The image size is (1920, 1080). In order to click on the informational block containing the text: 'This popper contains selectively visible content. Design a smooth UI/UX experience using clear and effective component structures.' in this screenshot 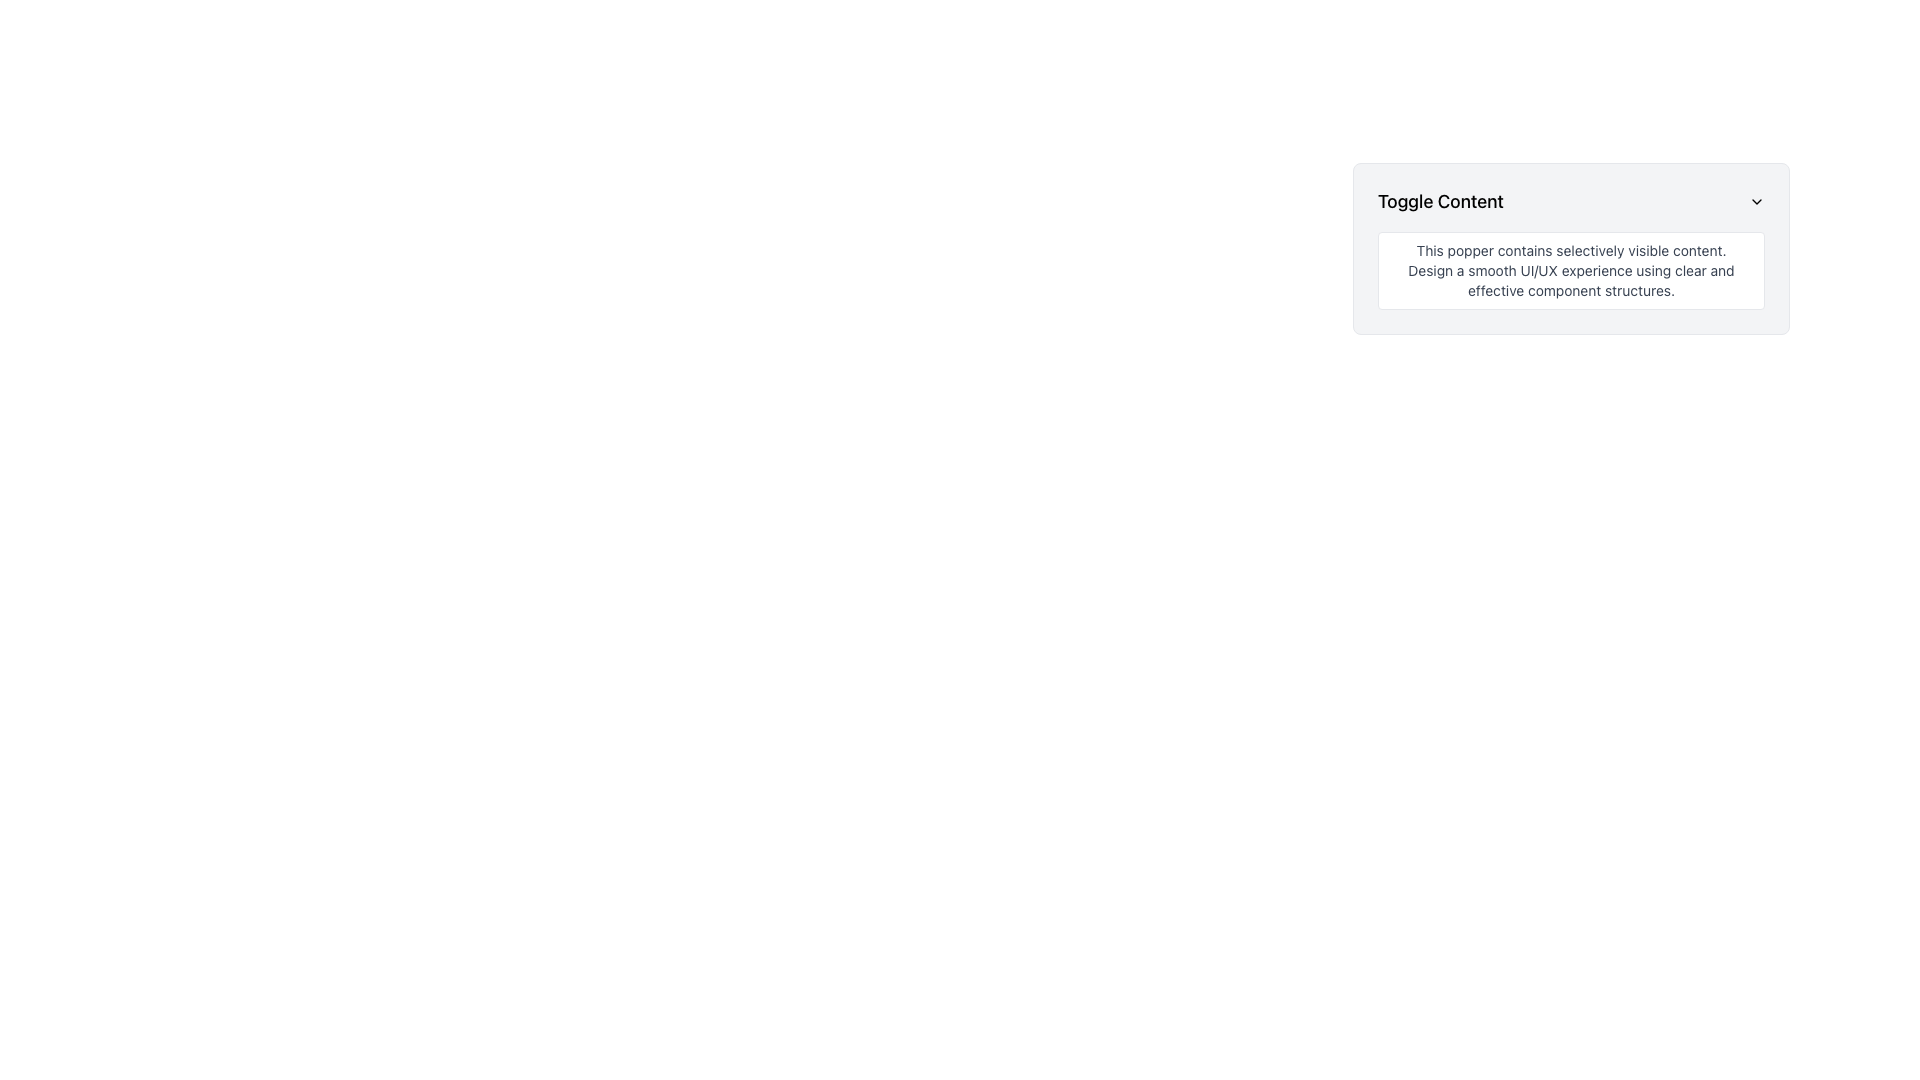, I will do `click(1570, 270)`.